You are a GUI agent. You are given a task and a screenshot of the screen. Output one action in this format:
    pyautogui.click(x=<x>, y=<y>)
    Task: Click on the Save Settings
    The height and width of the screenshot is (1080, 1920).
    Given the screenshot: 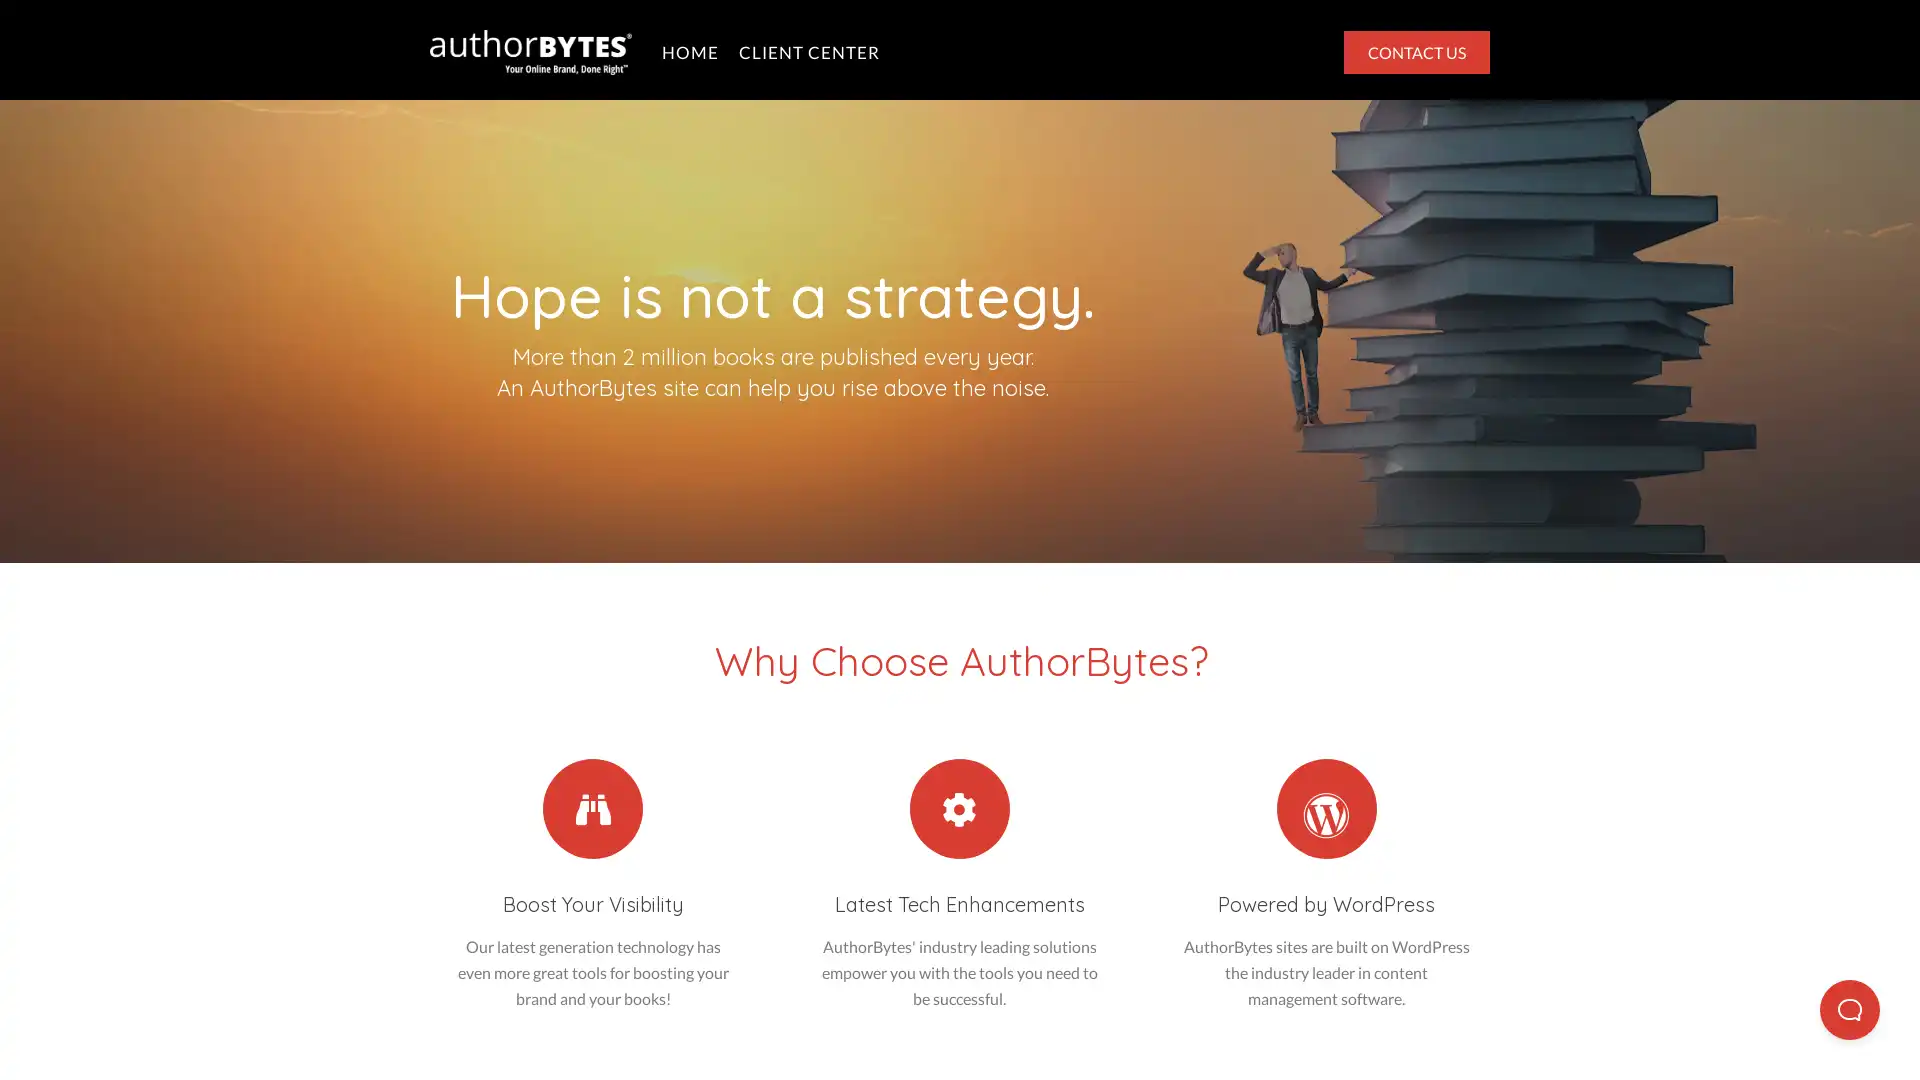 What is the action you would take?
    pyautogui.click(x=908, y=1035)
    